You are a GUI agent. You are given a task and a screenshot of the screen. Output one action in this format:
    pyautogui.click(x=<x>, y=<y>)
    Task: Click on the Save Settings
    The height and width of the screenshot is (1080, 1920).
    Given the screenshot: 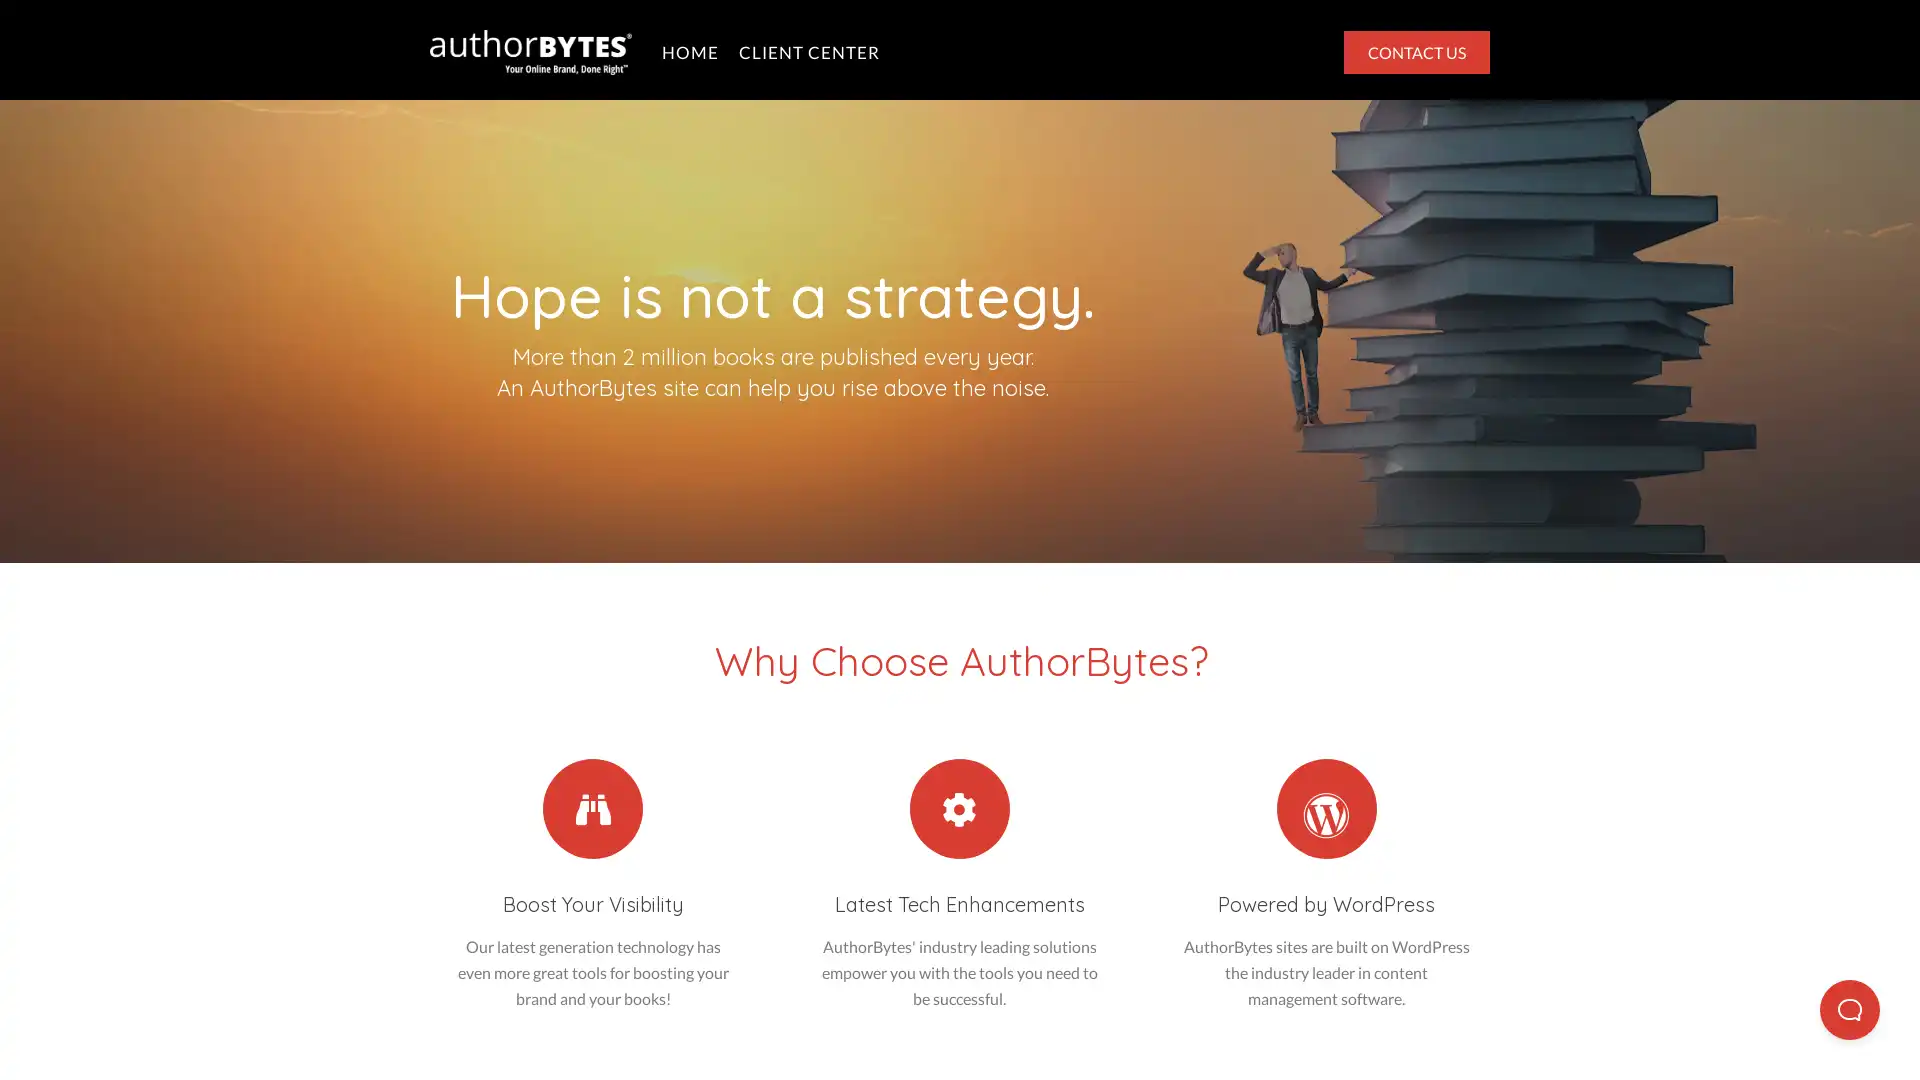 What is the action you would take?
    pyautogui.click(x=908, y=1035)
    